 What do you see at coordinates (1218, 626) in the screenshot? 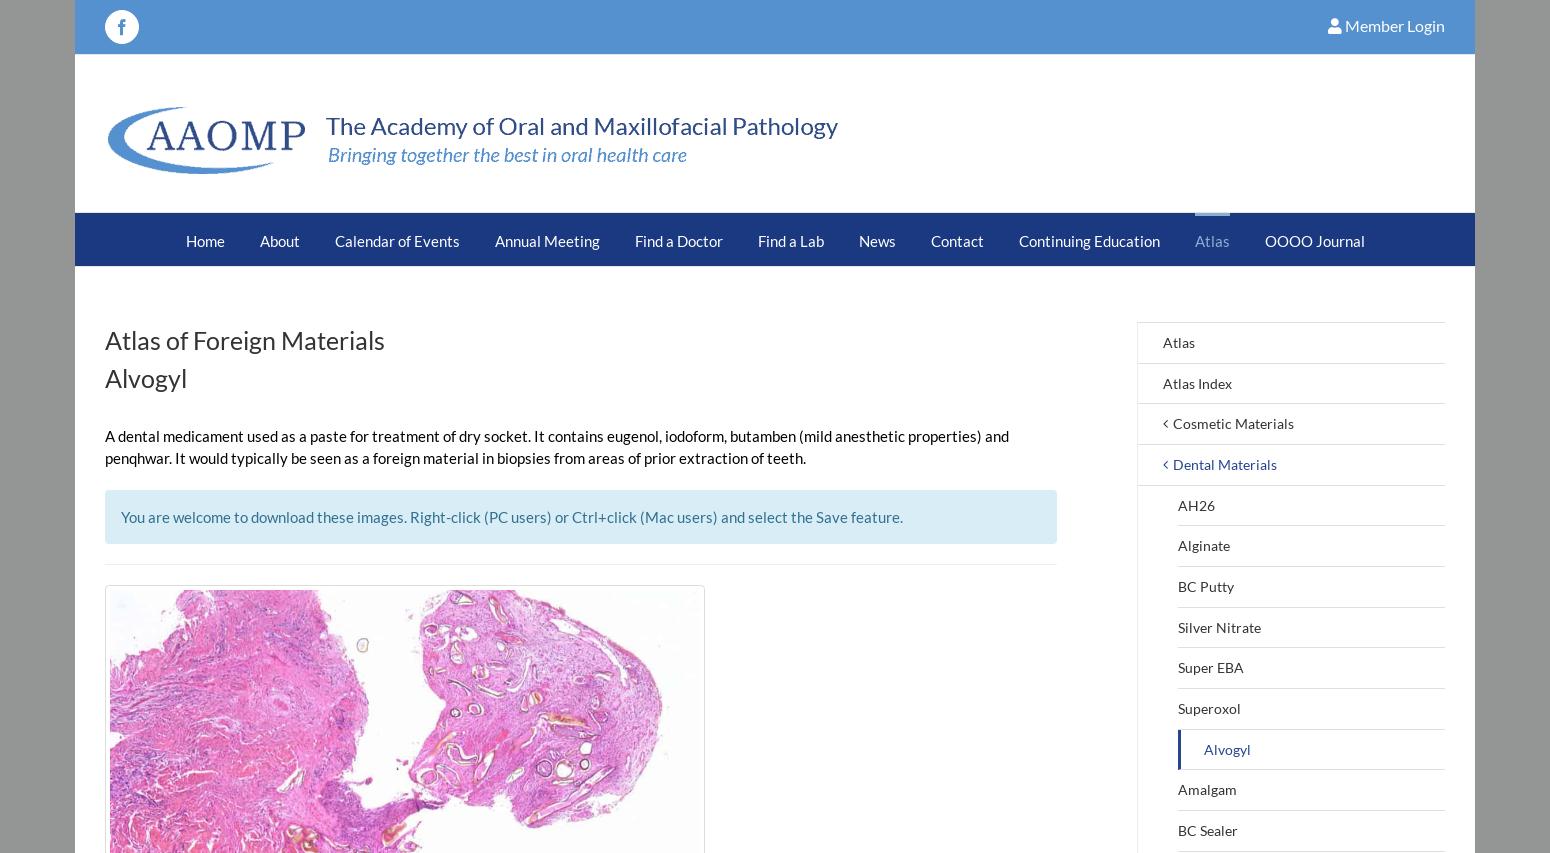
I see `'Silver Nitrate'` at bounding box center [1218, 626].